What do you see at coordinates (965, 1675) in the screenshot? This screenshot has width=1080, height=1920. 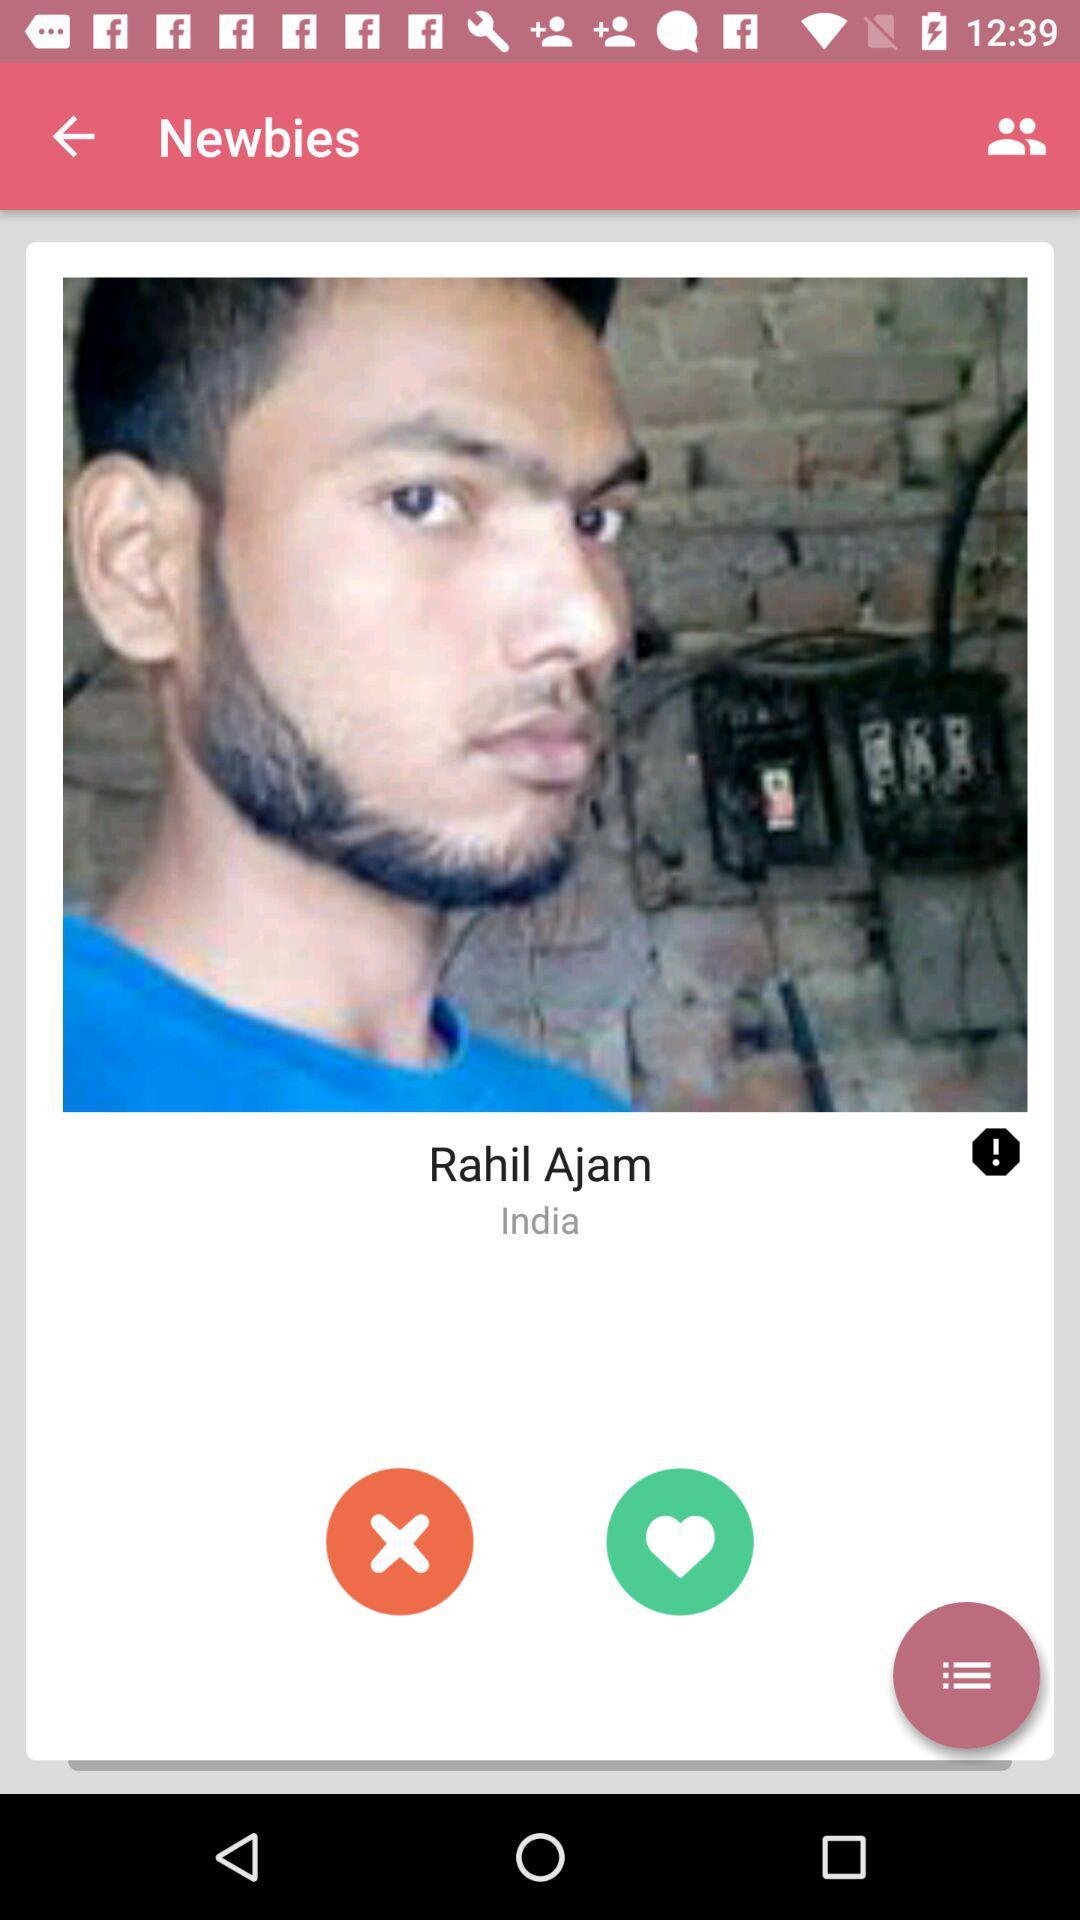 I see `more information` at bounding box center [965, 1675].